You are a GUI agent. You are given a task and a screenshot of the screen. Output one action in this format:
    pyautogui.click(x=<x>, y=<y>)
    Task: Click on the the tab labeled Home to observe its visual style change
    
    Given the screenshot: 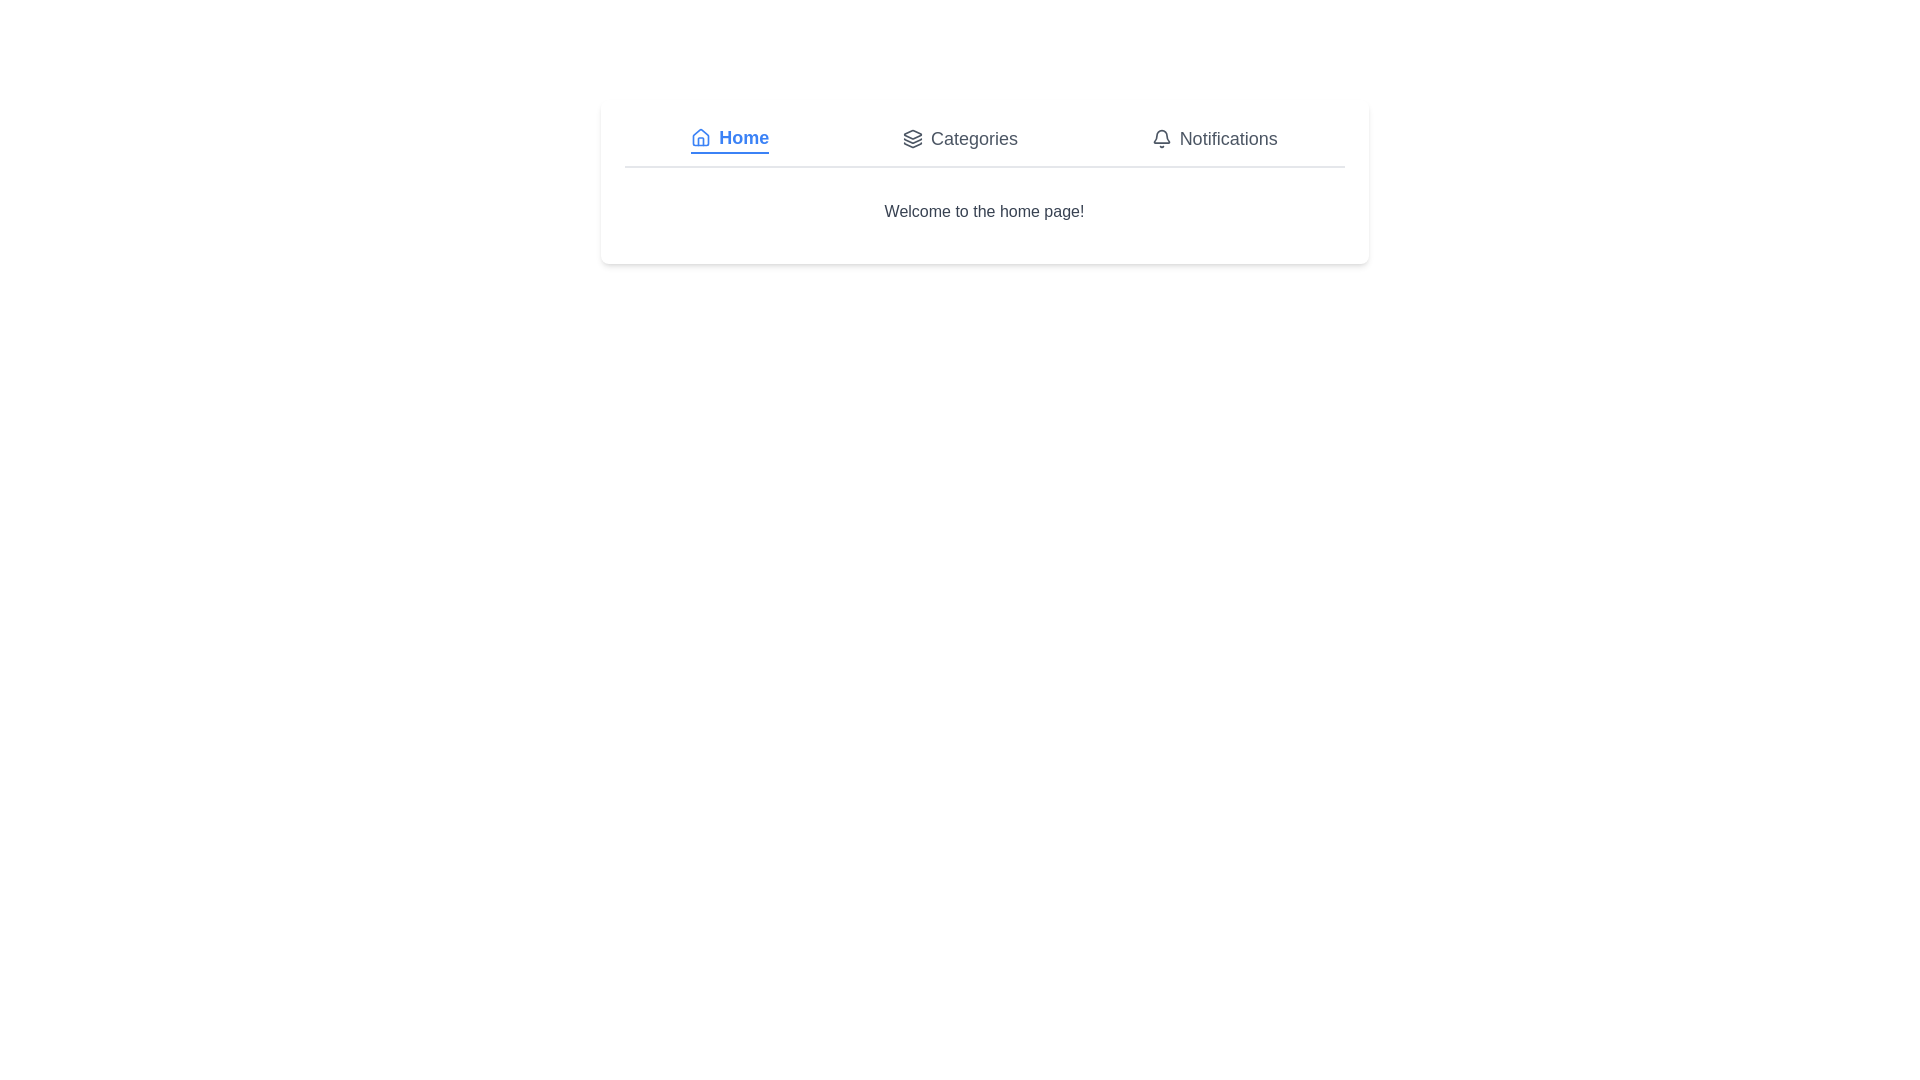 What is the action you would take?
    pyautogui.click(x=728, y=137)
    